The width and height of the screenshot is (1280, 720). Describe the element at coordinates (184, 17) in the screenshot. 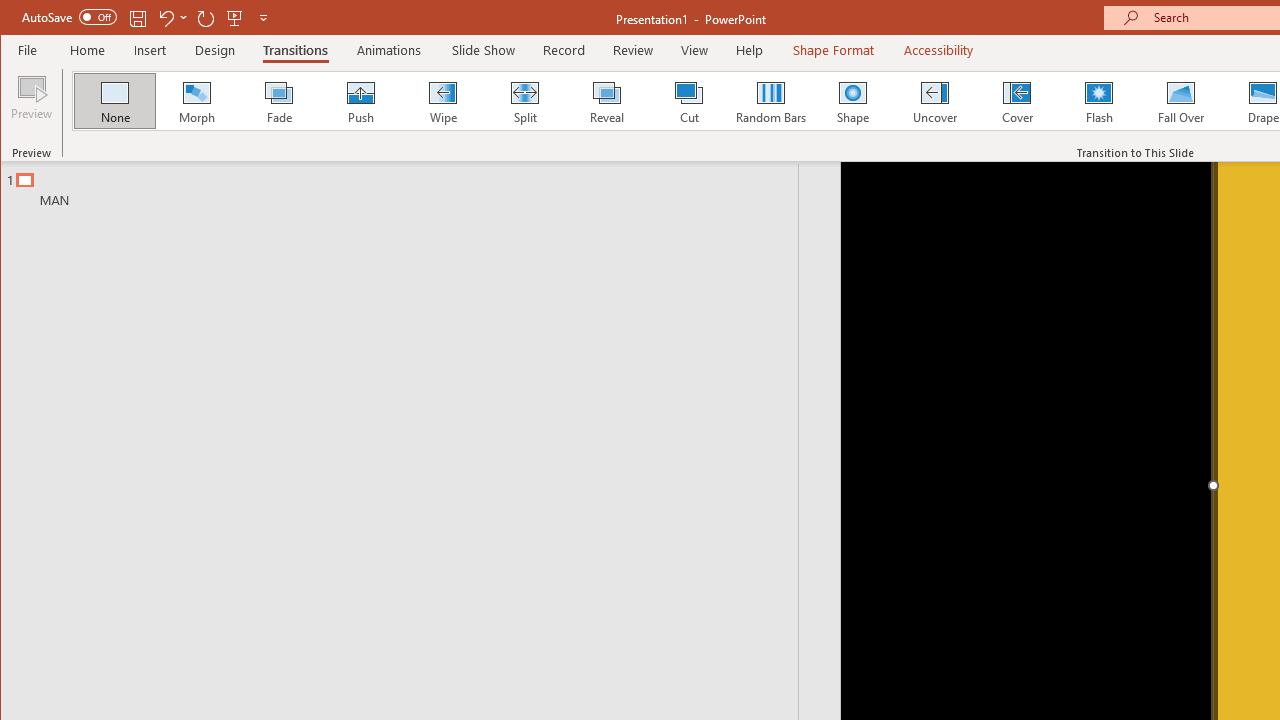

I see `'More Options'` at that location.